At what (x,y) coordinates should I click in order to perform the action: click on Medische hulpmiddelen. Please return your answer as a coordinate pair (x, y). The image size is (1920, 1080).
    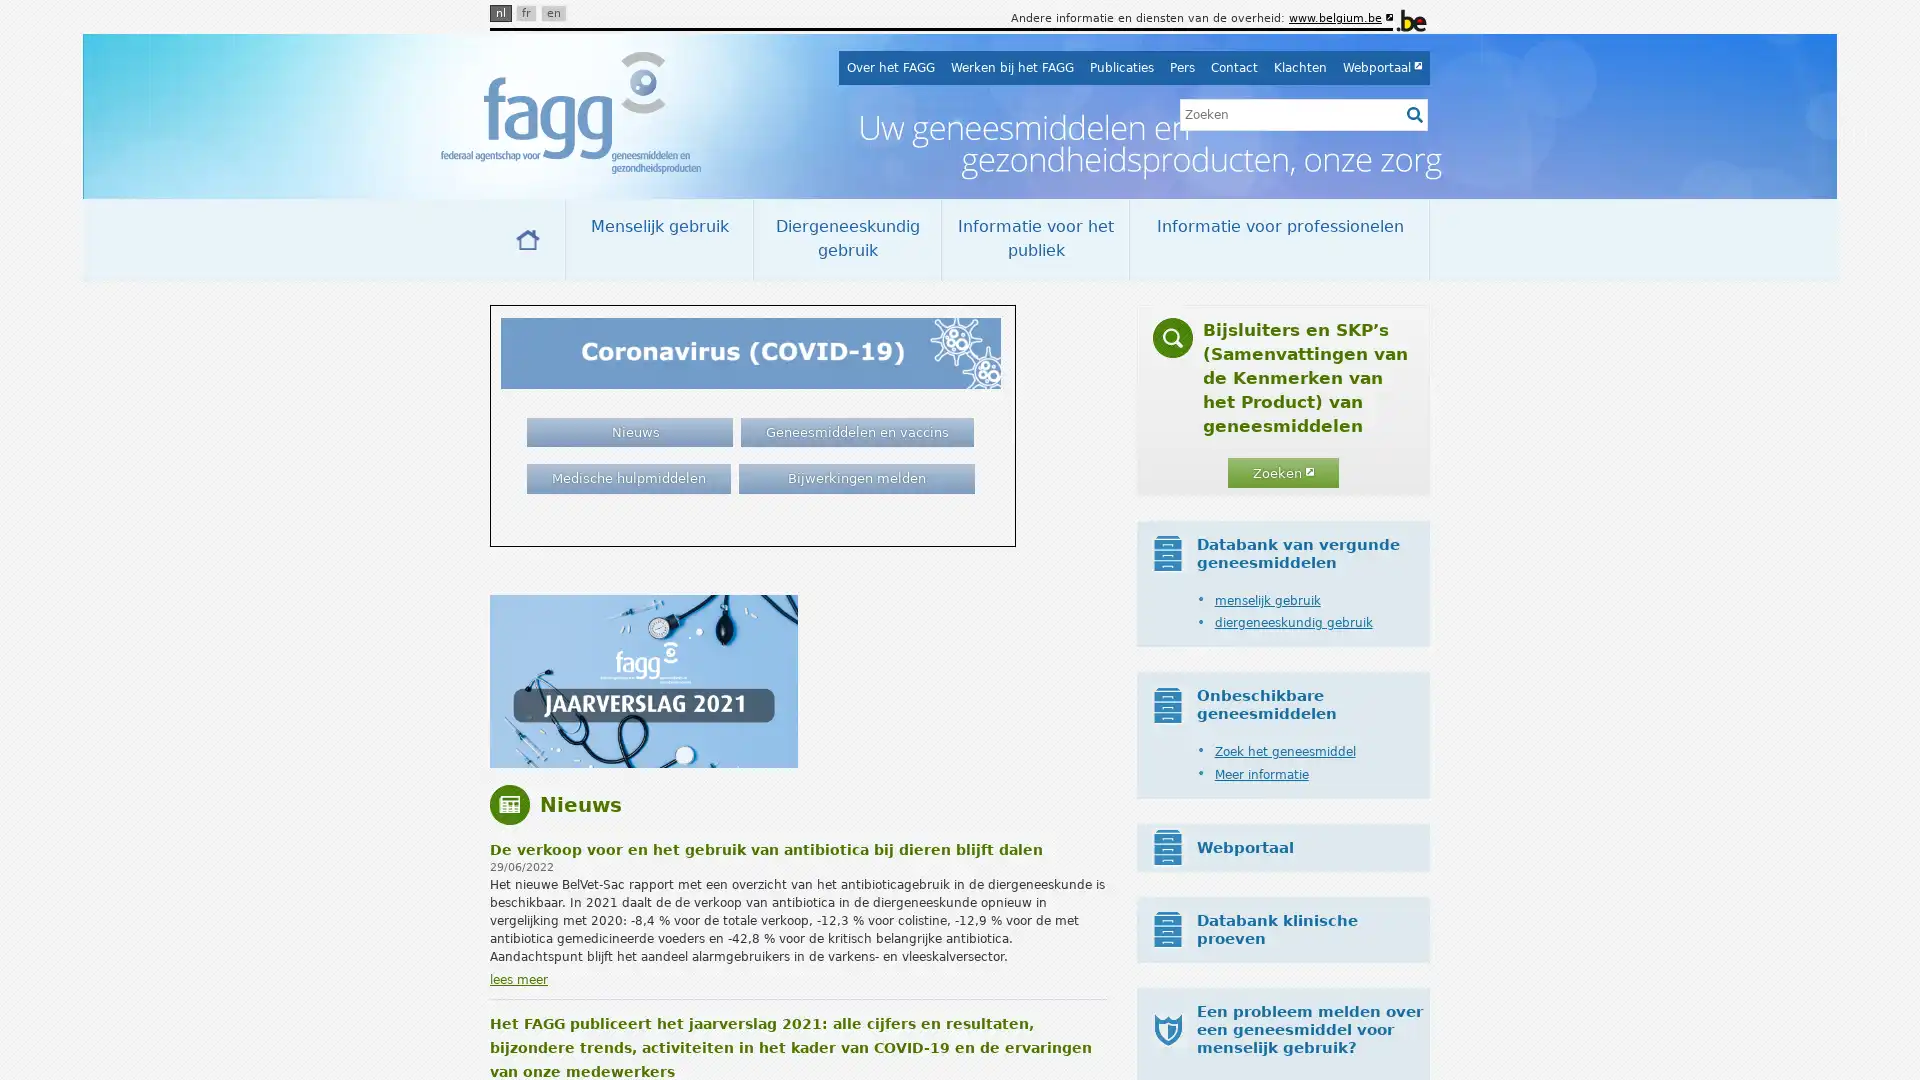
    Looking at the image, I should click on (627, 478).